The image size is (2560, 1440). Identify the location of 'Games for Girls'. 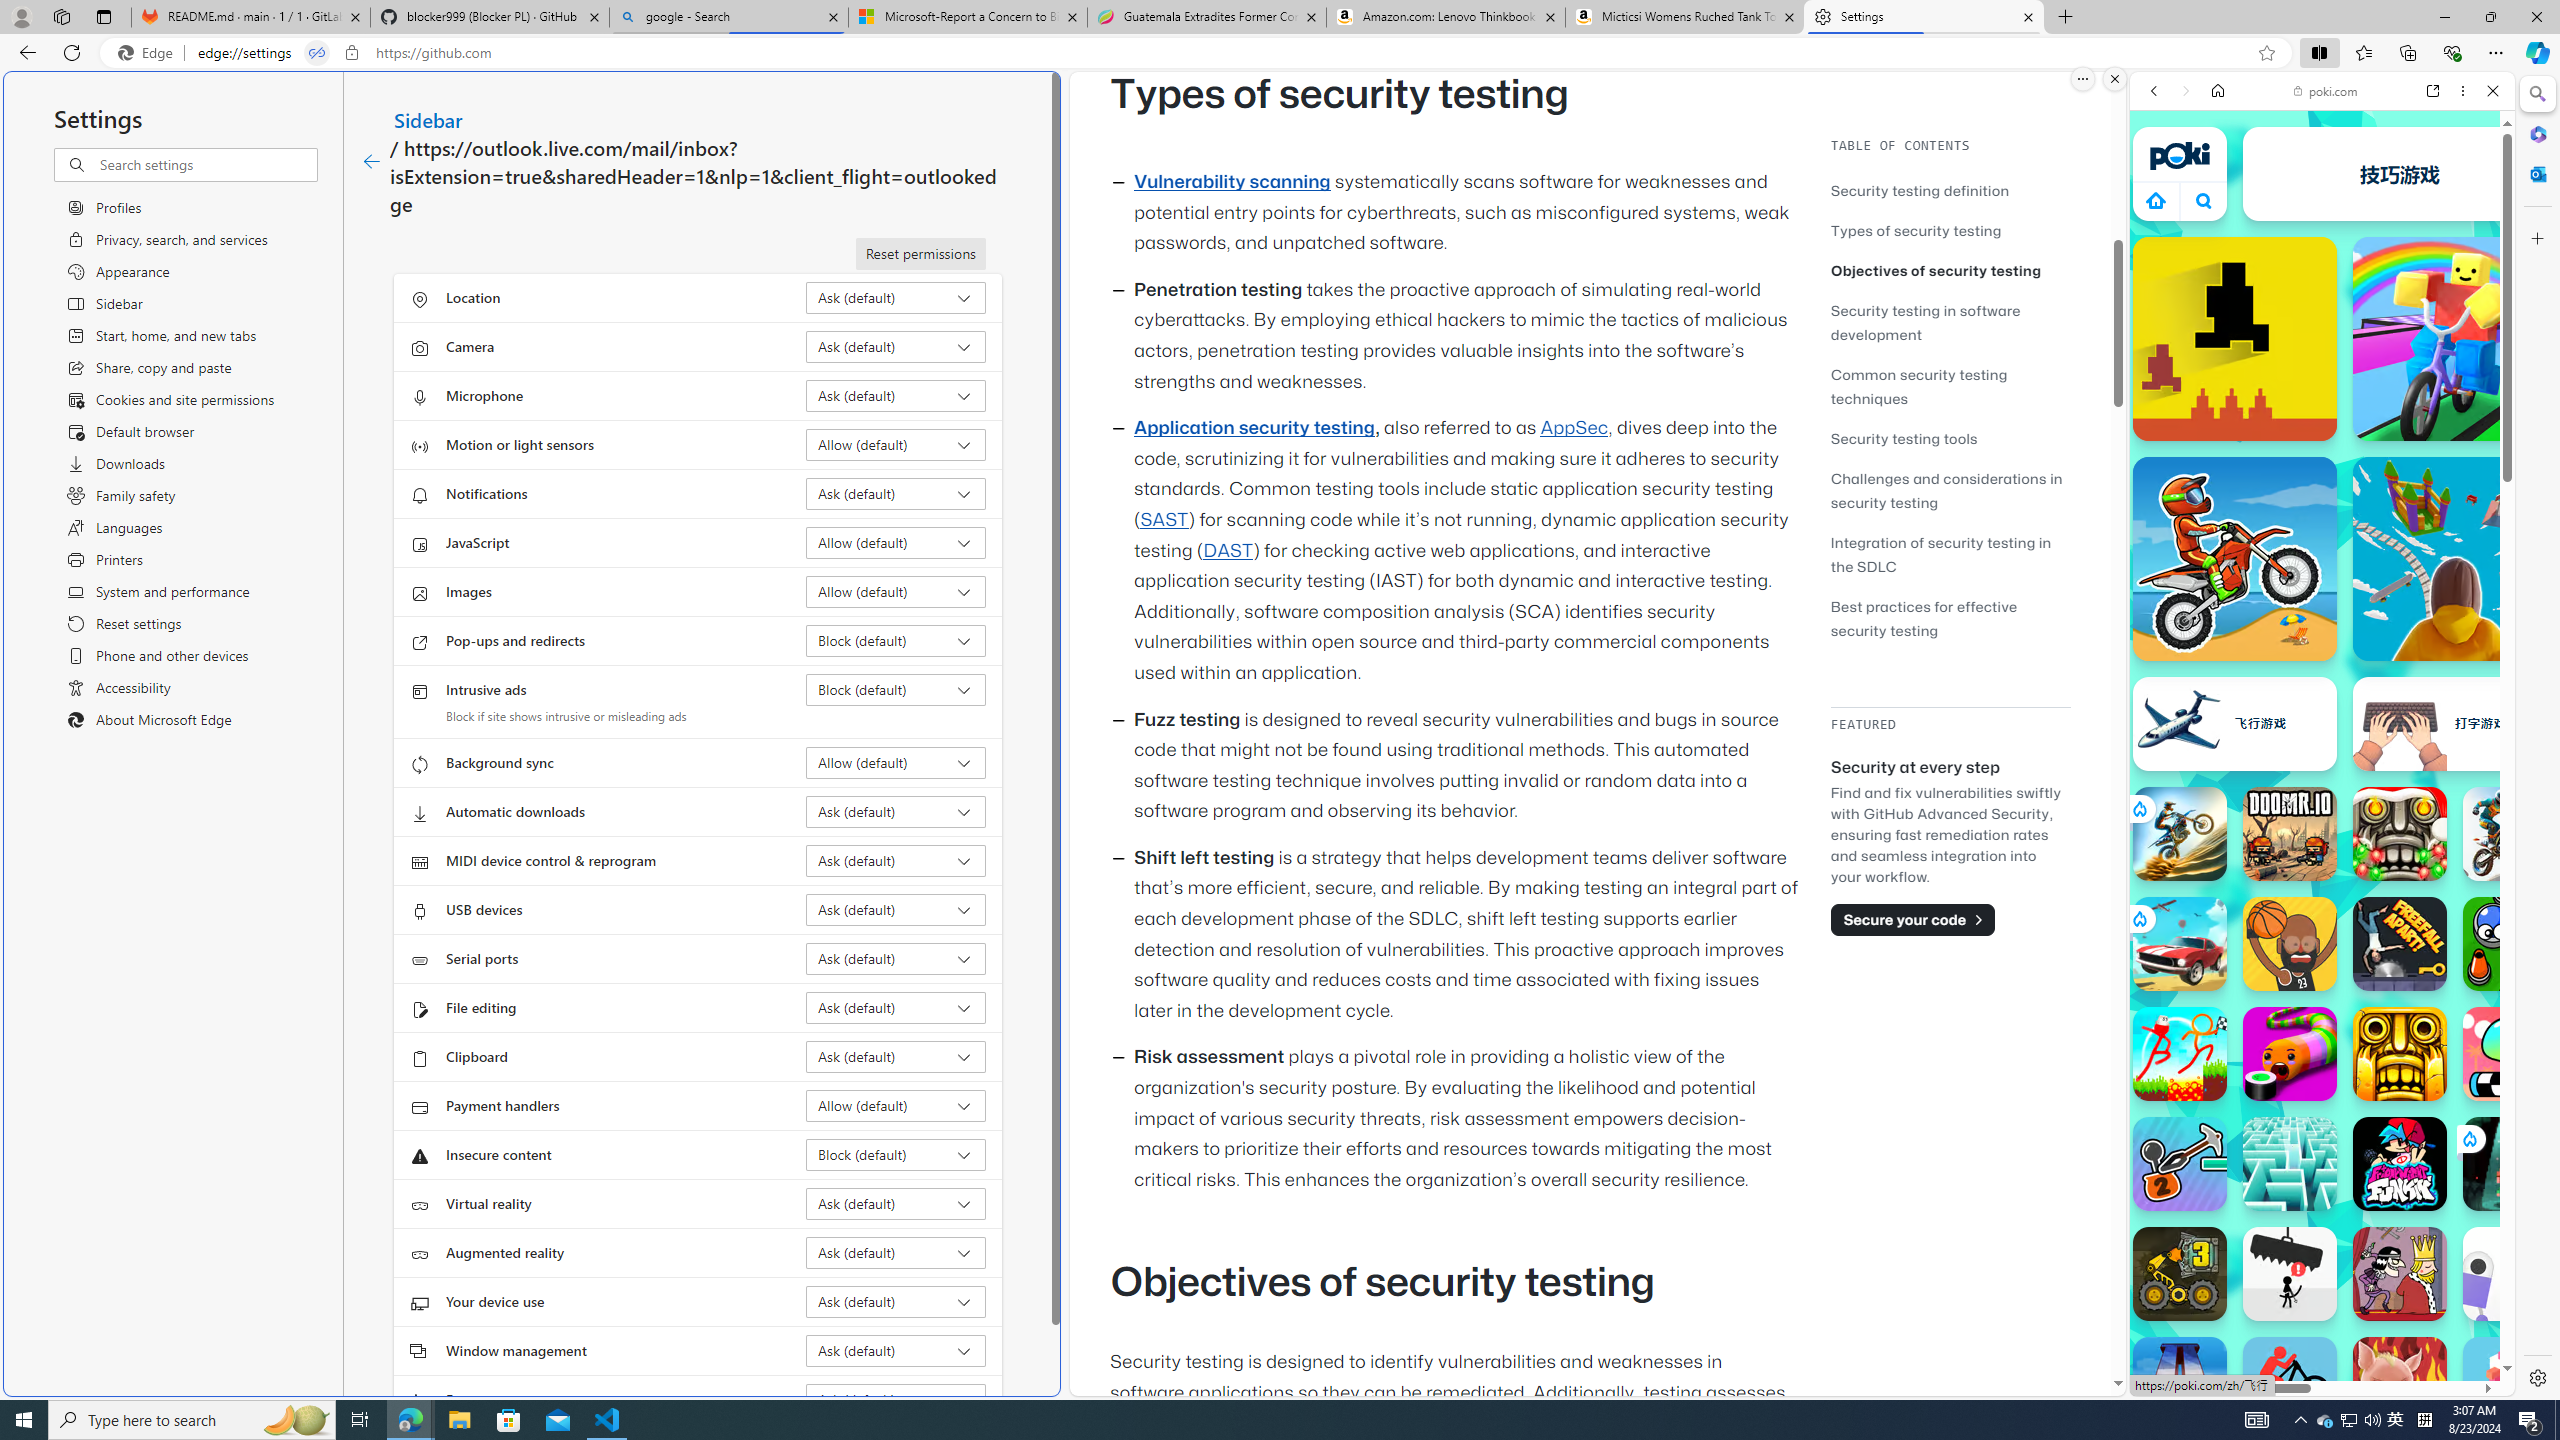
(2320, 716).